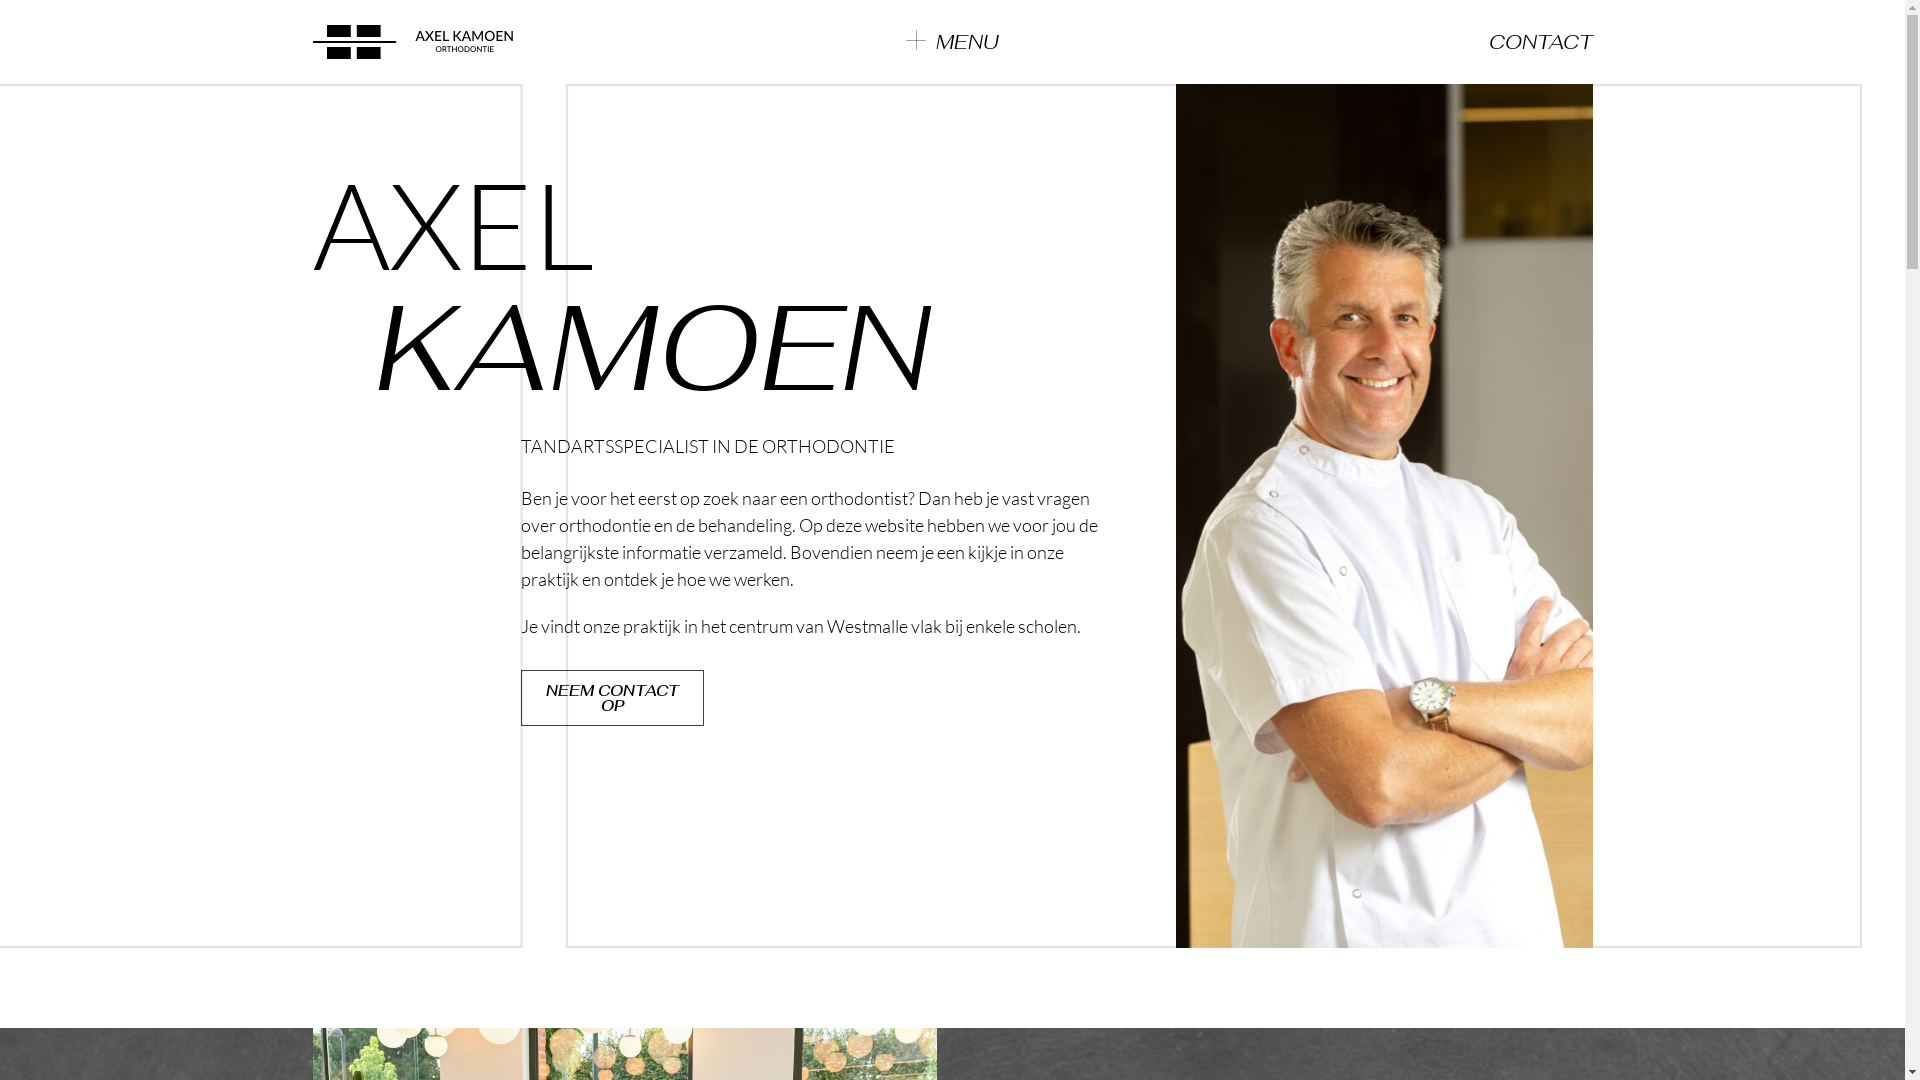  I want to click on 'NEEM CONTACT, so click(611, 697).